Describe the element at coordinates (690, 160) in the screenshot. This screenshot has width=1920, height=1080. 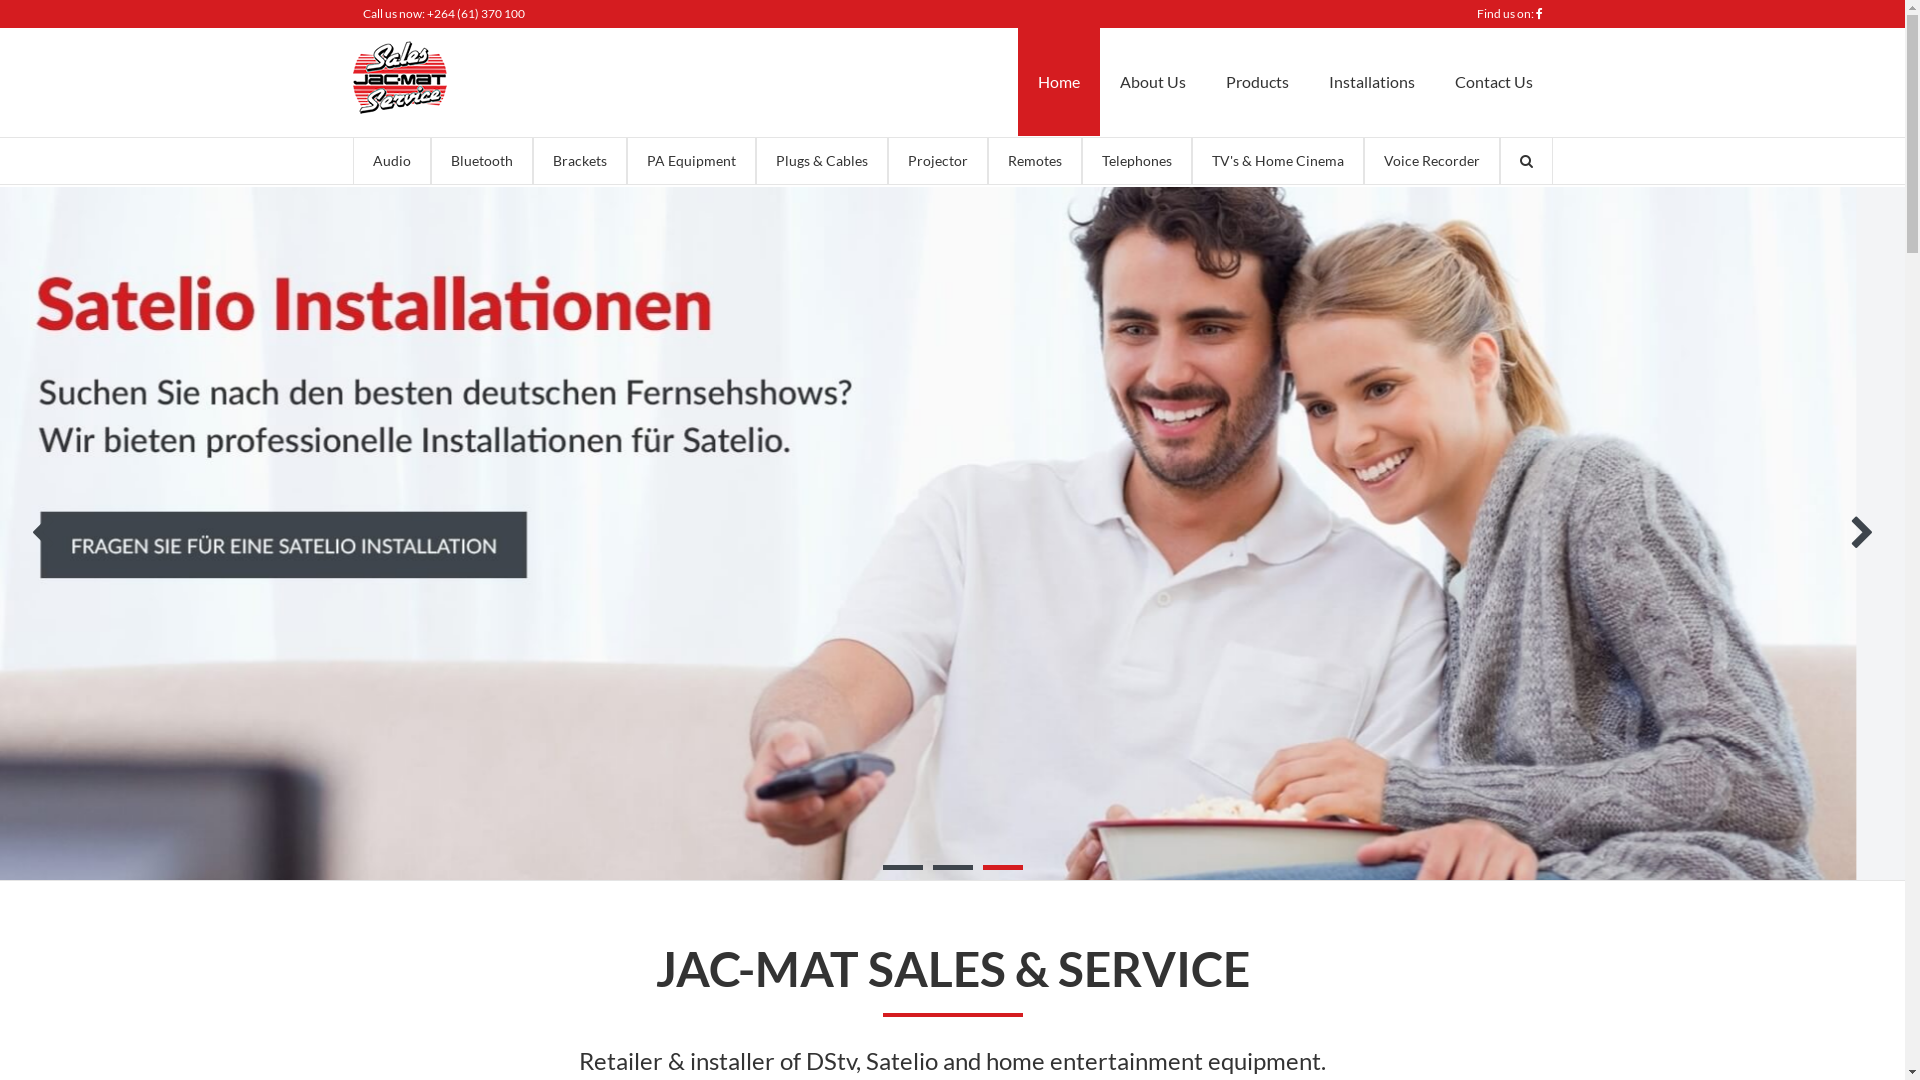
I see `'PA Equipment'` at that location.